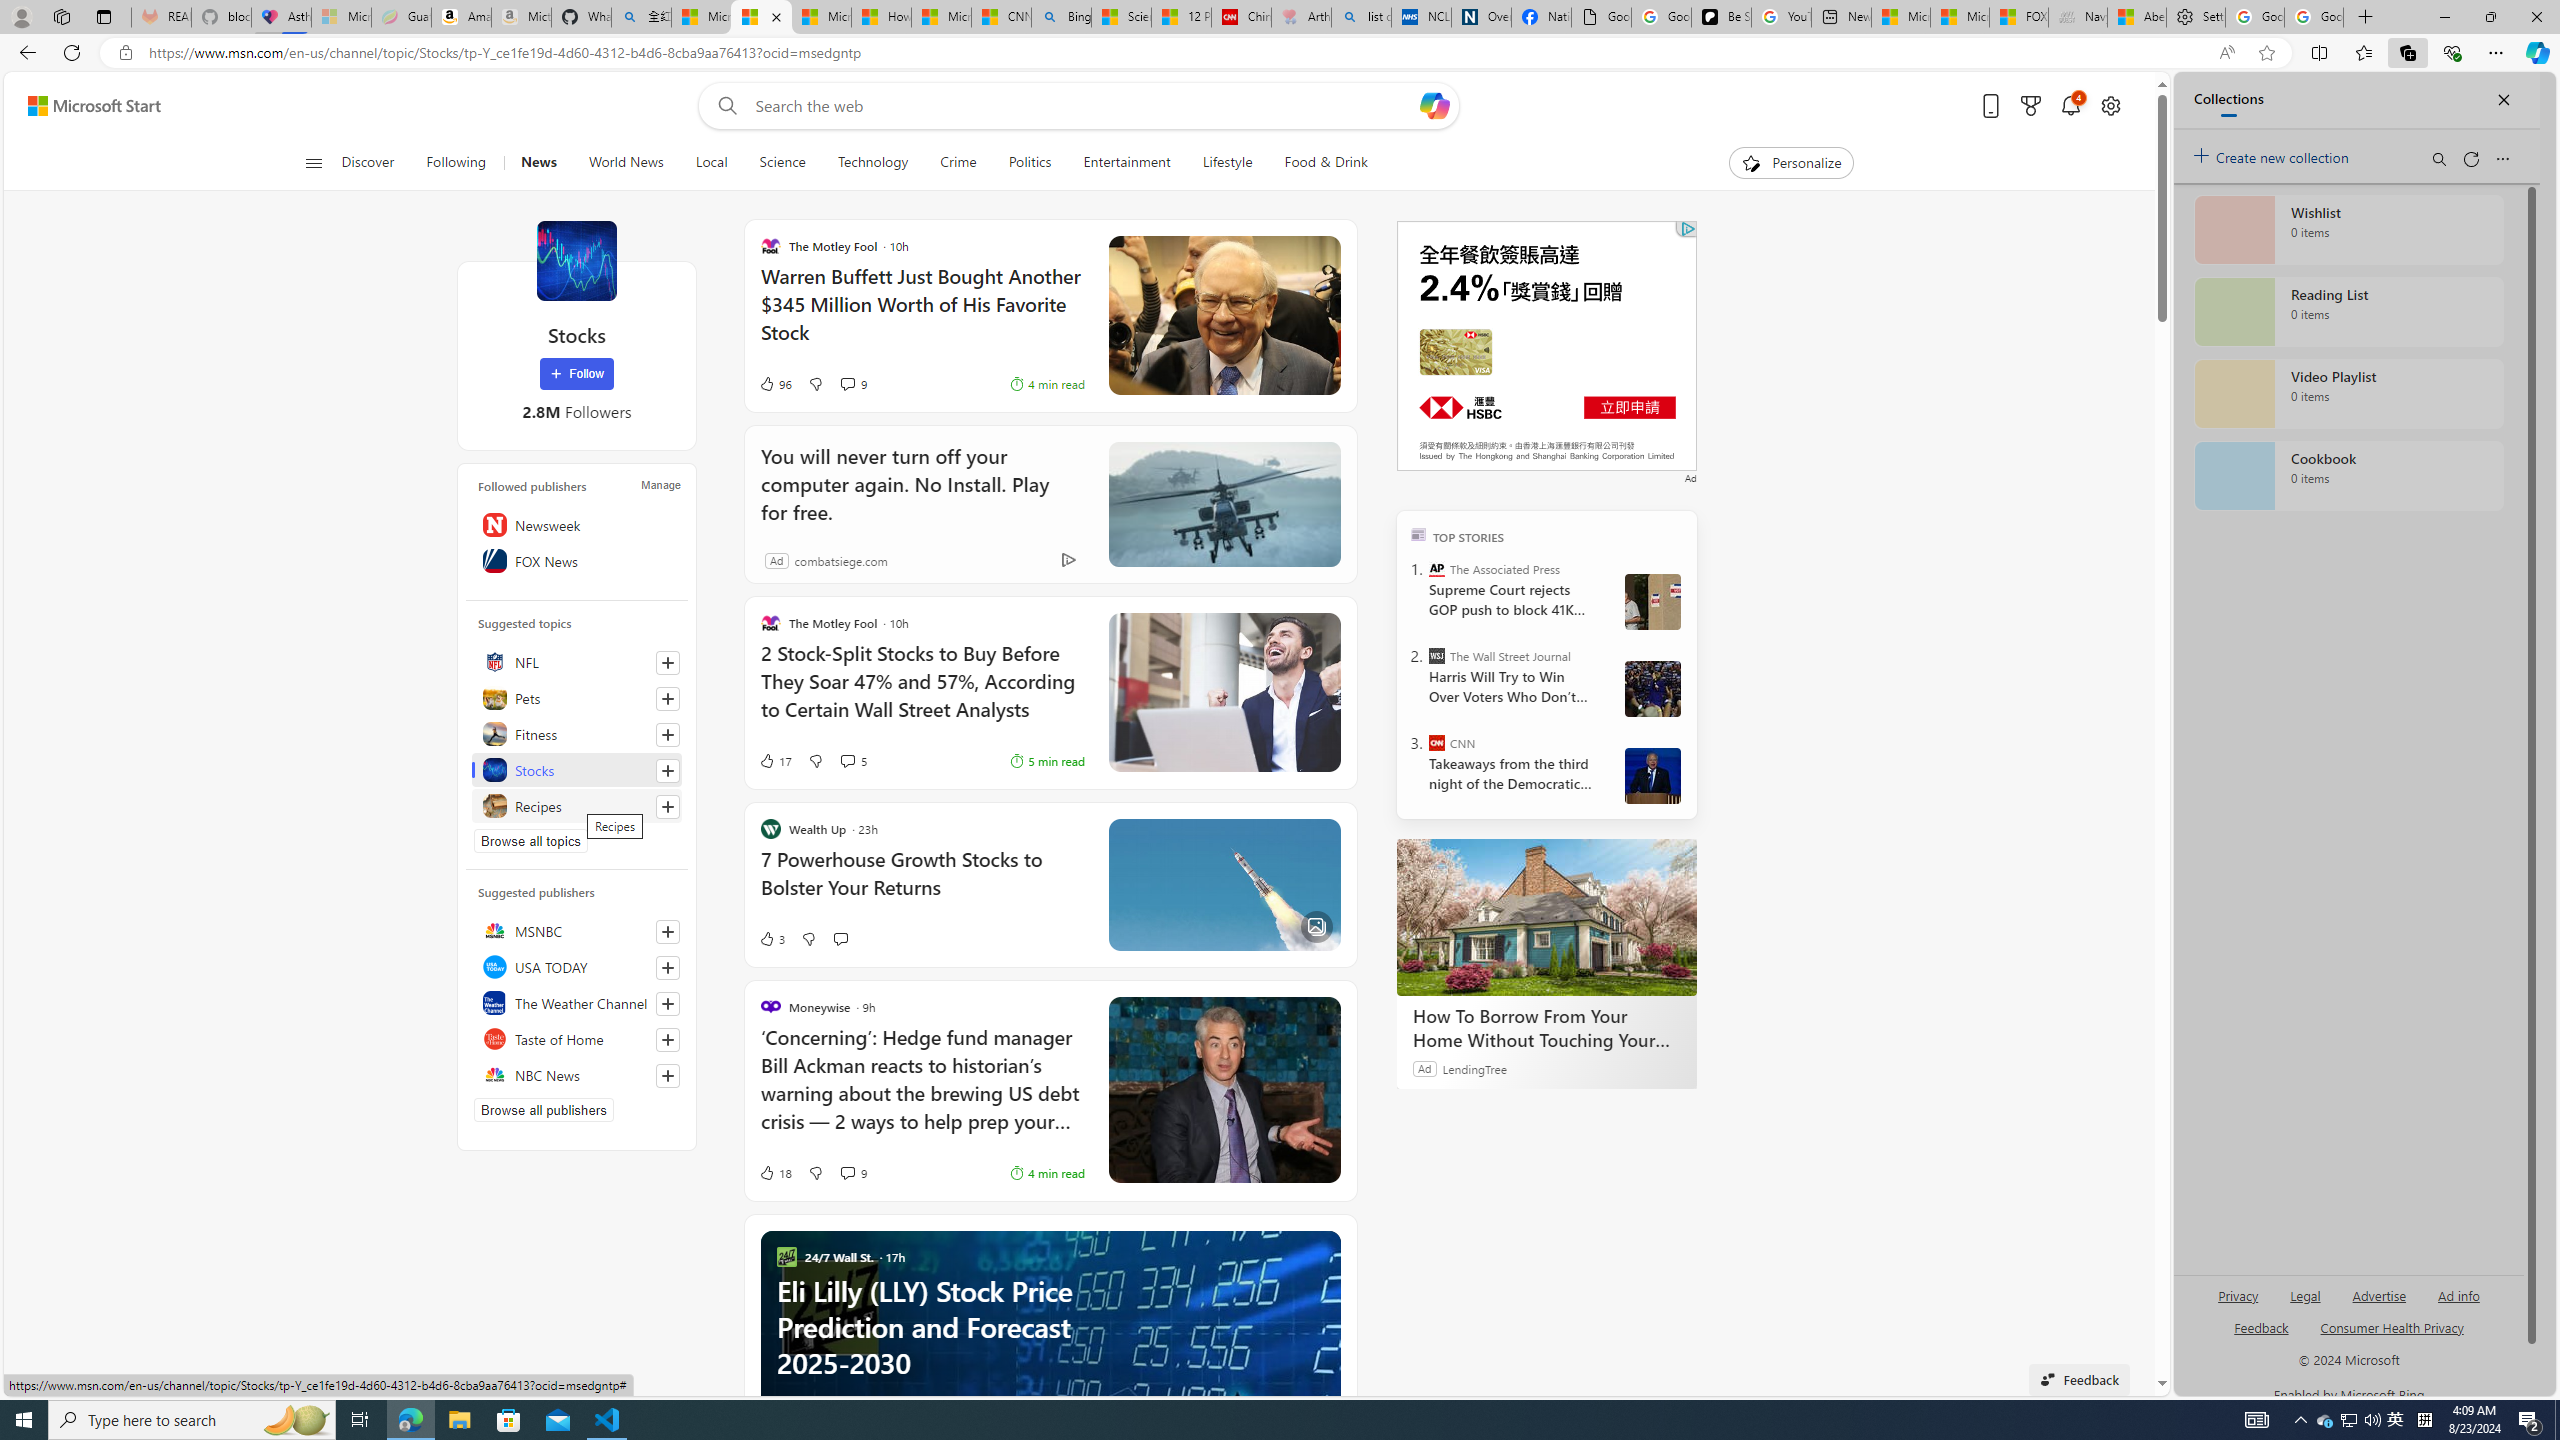 This screenshot has width=2560, height=1440. I want to click on 'NBC News', so click(575, 1073).